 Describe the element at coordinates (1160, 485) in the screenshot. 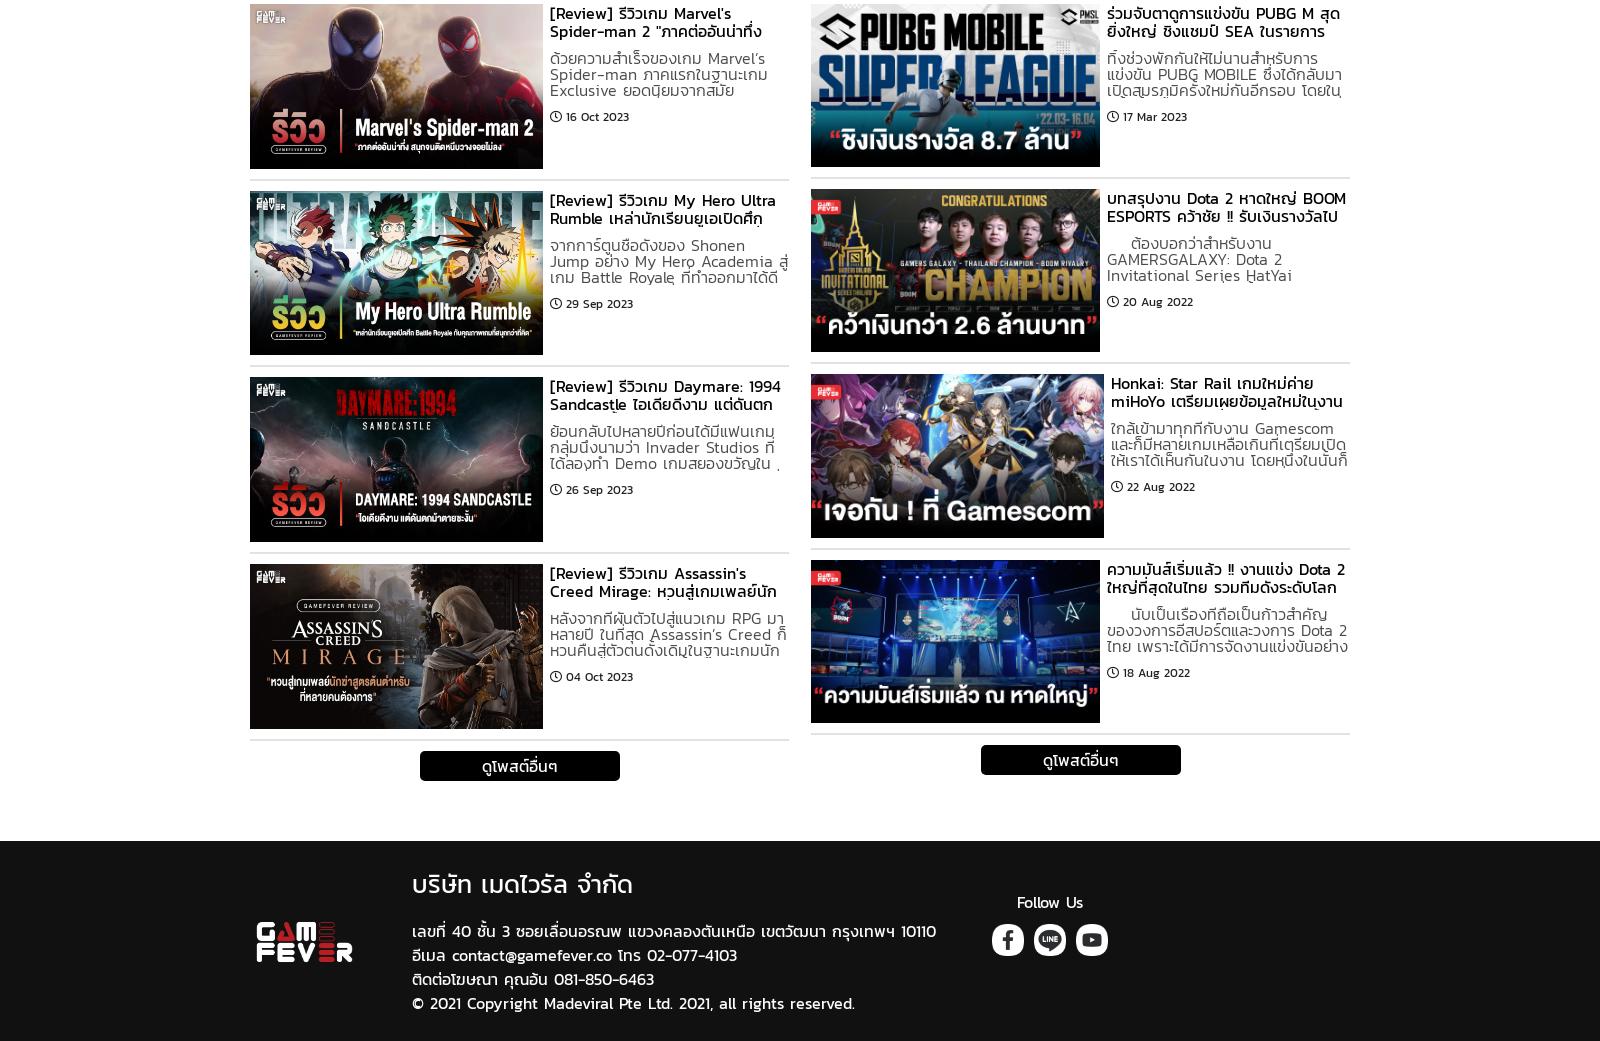

I see `'22 Aug 2022'` at that location.